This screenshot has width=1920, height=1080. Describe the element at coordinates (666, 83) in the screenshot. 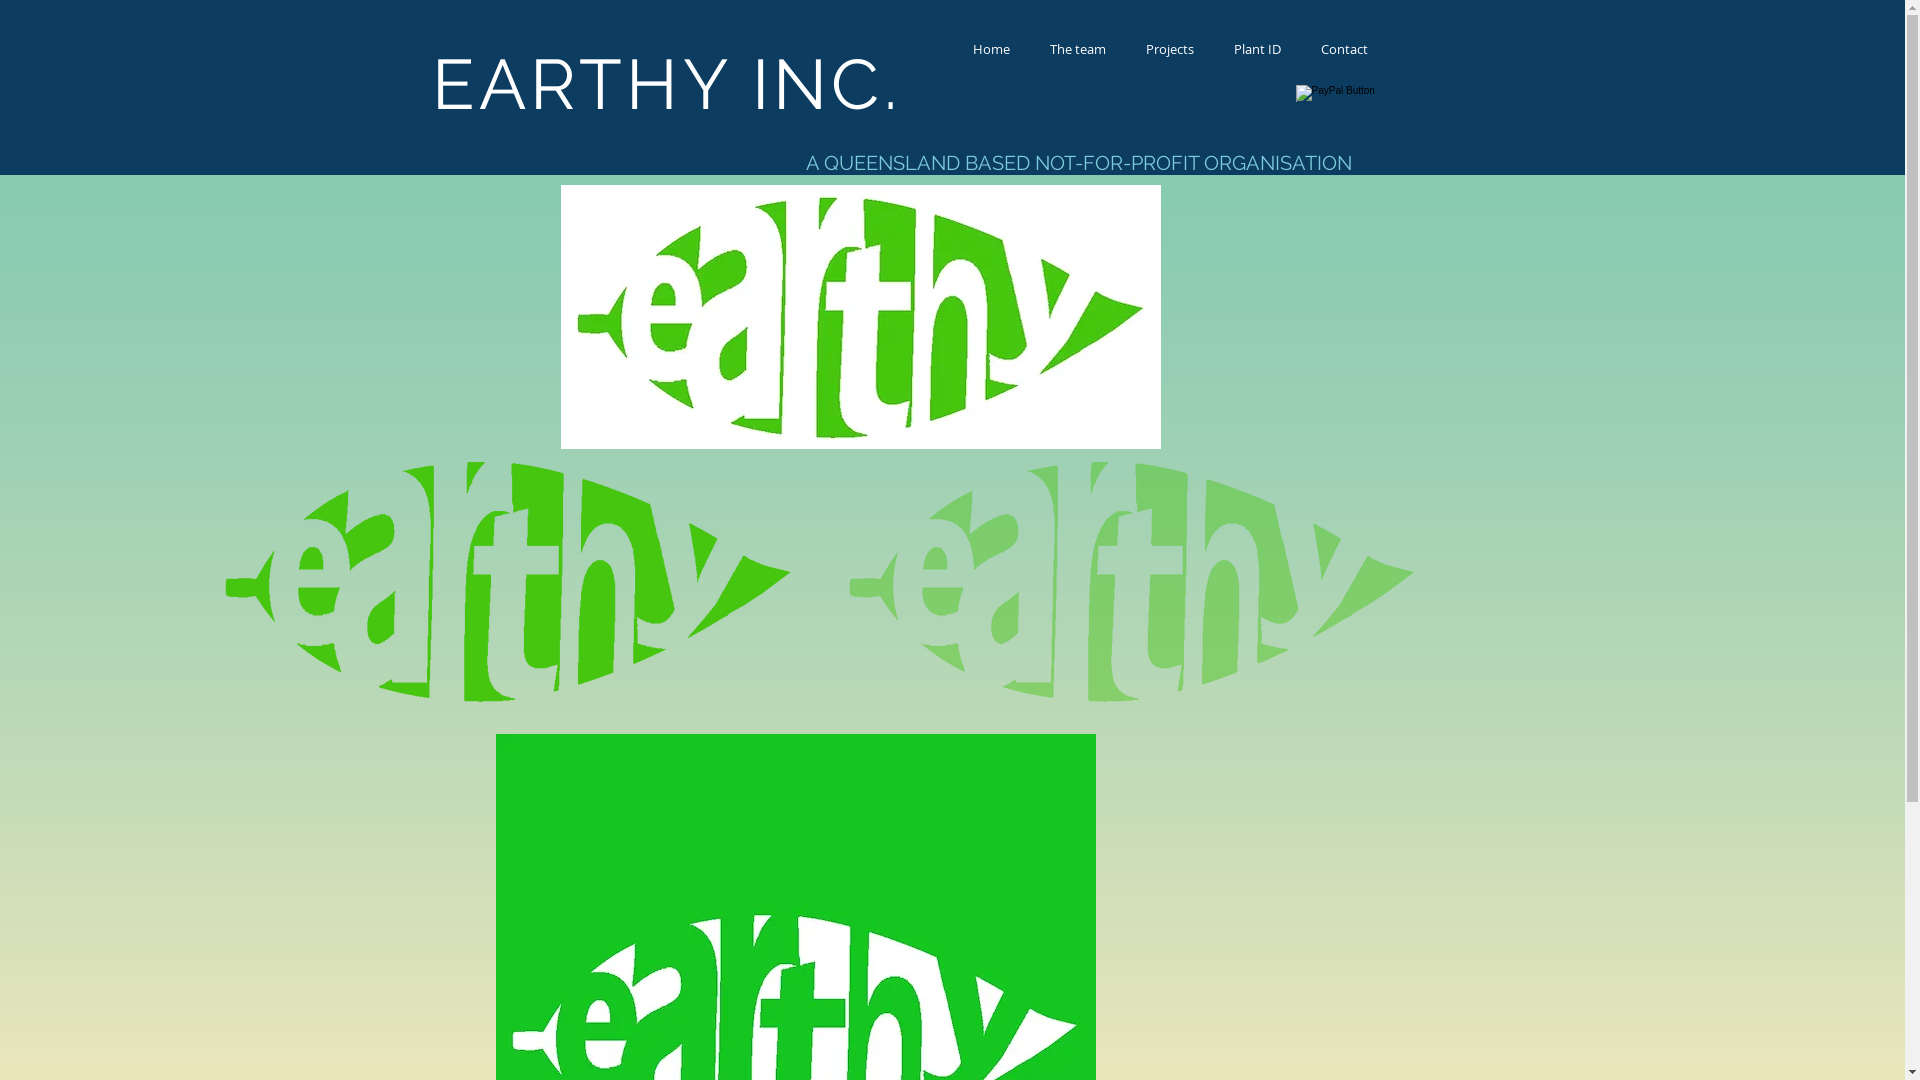

I see `'EARTHY INC.'` at that location.